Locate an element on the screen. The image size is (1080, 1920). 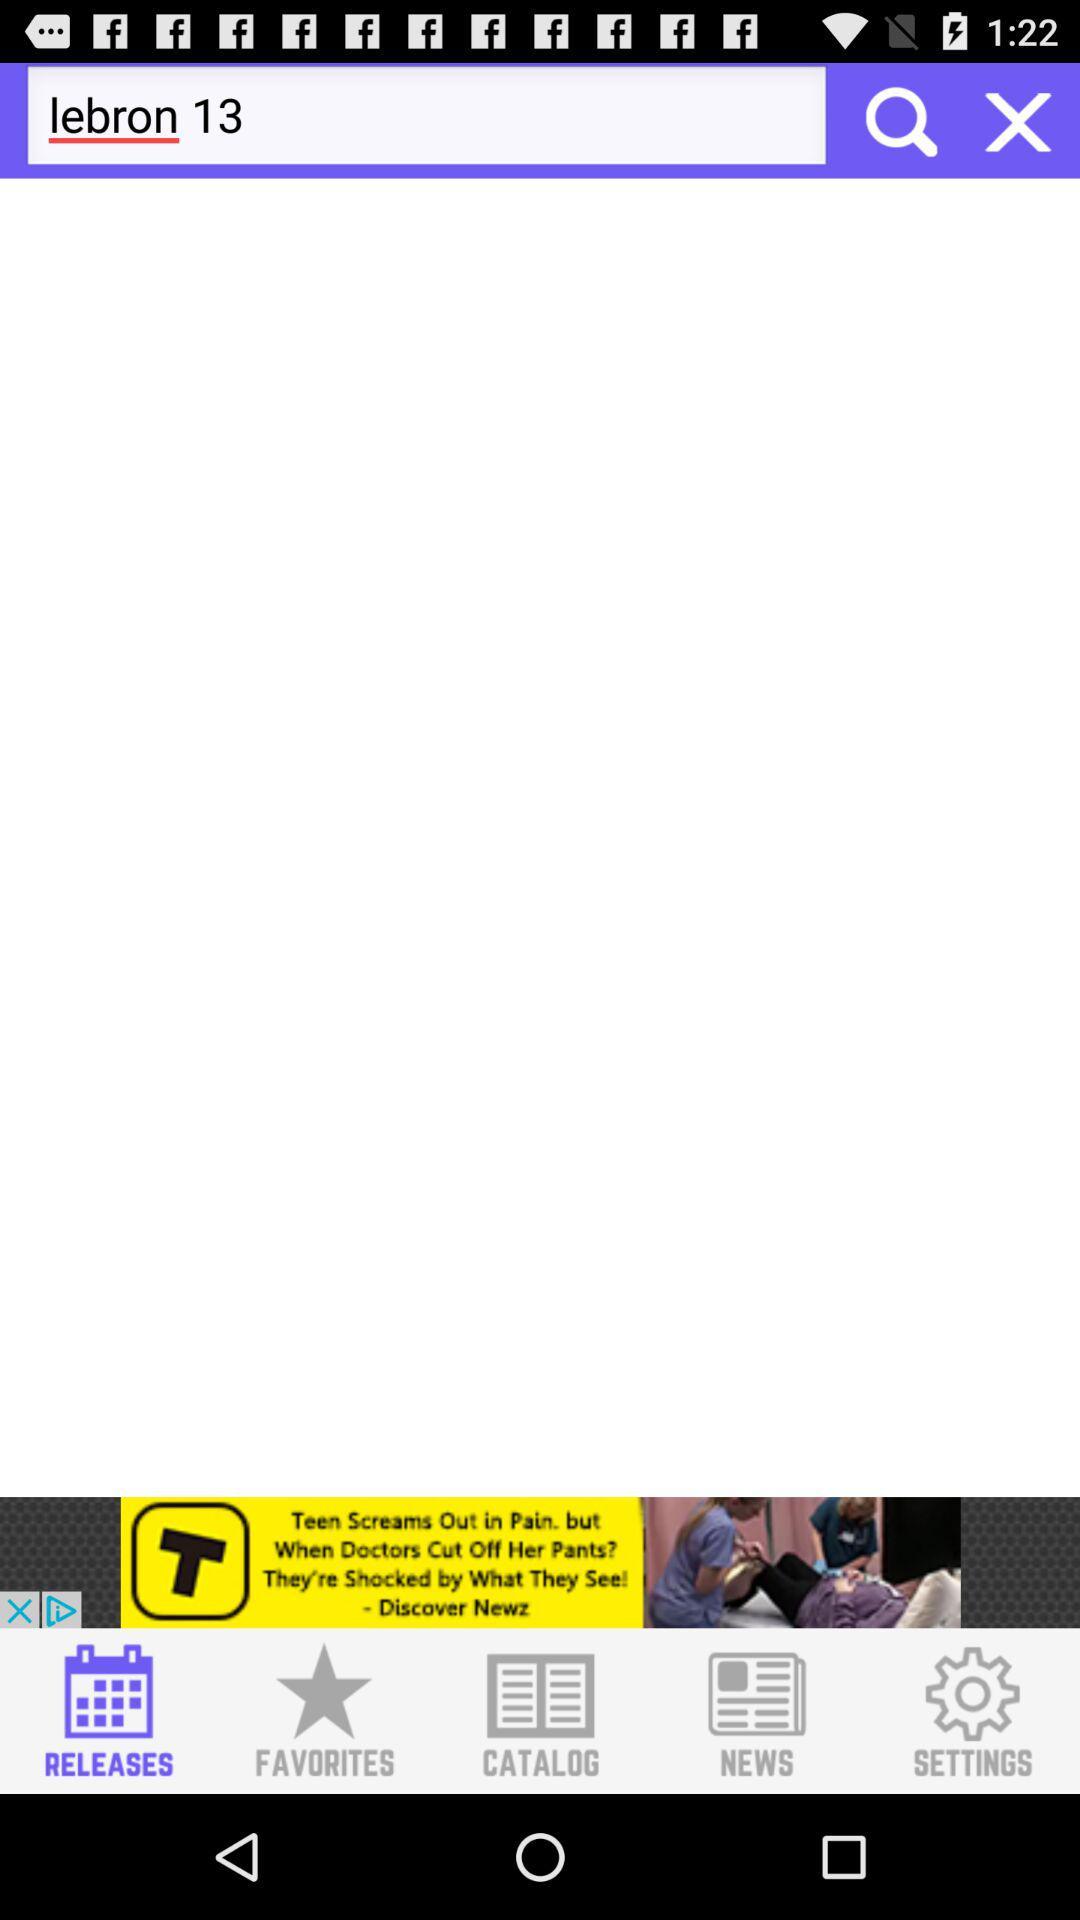
open your favorites is located at coordinates (323, 1710).